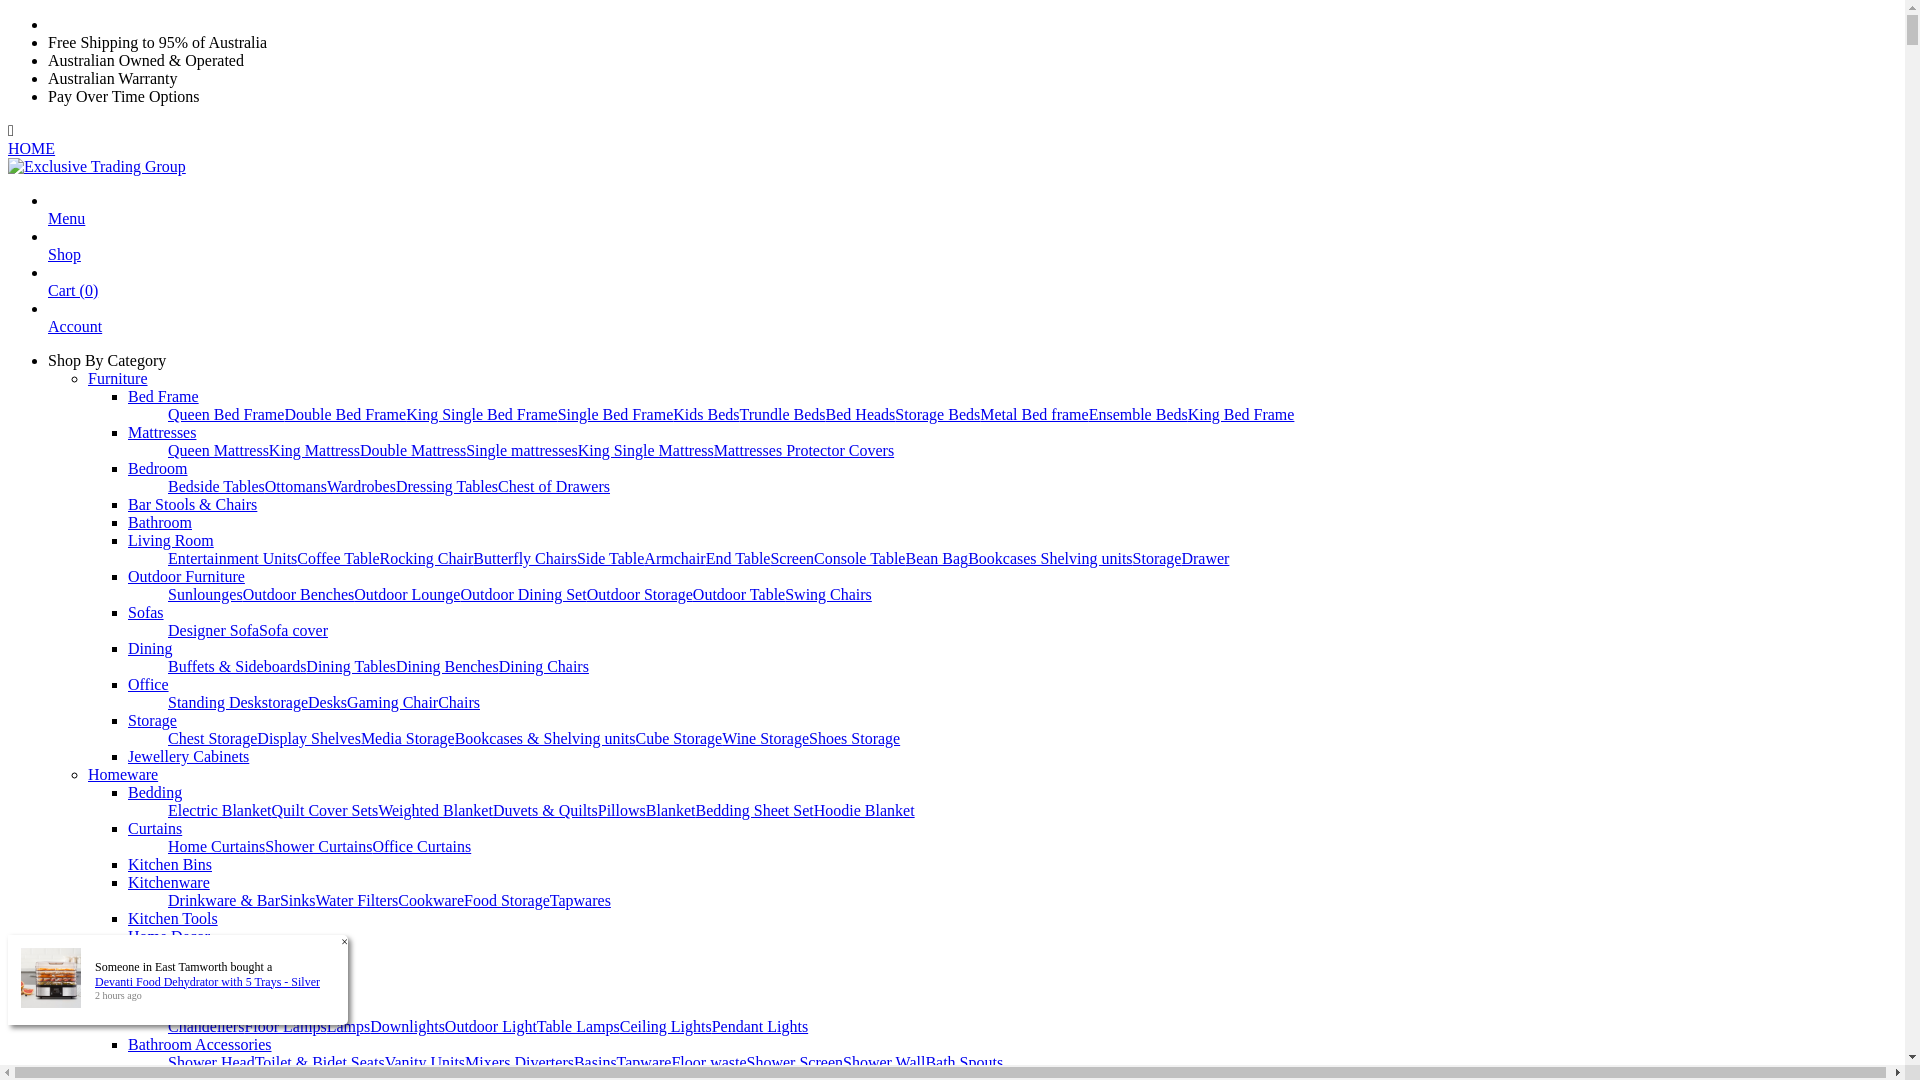  I want to click on 'King Single Mattress', so click(646, 450).